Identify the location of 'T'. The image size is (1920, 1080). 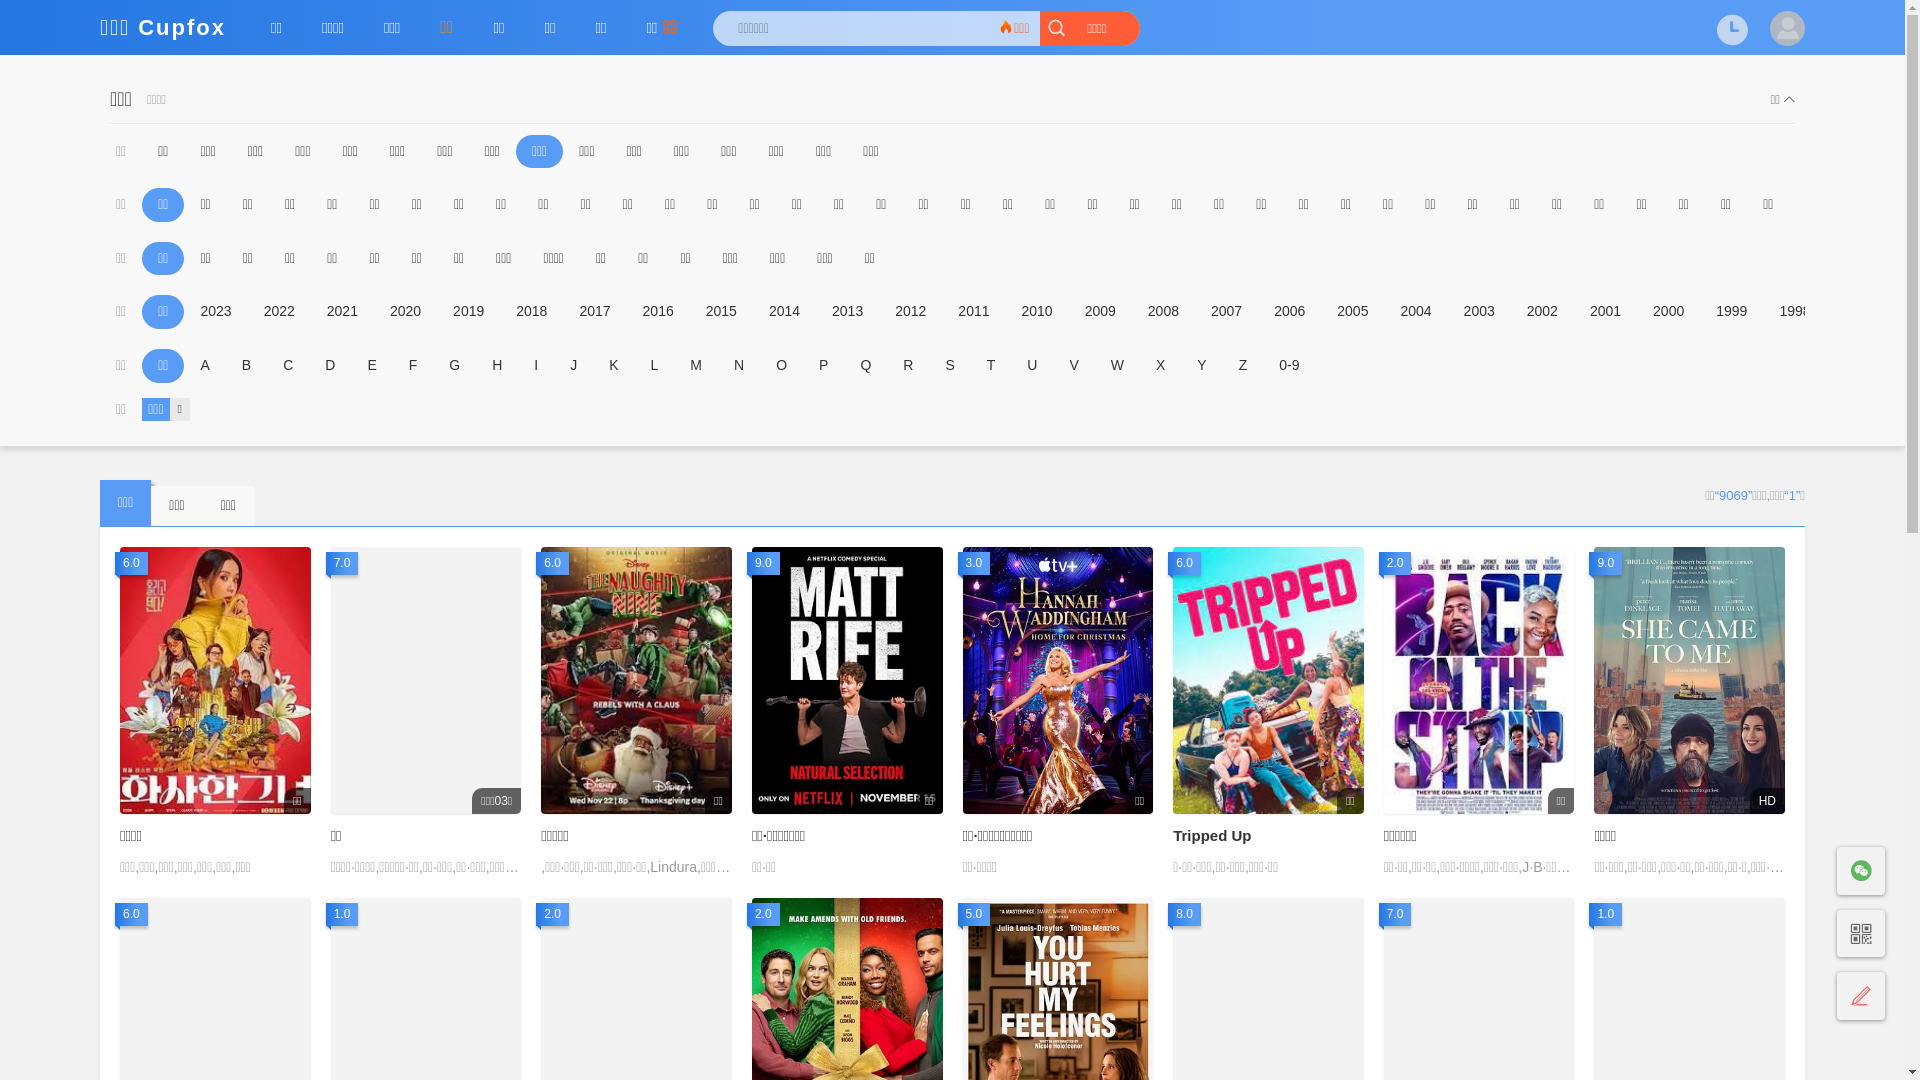
(970, 366).